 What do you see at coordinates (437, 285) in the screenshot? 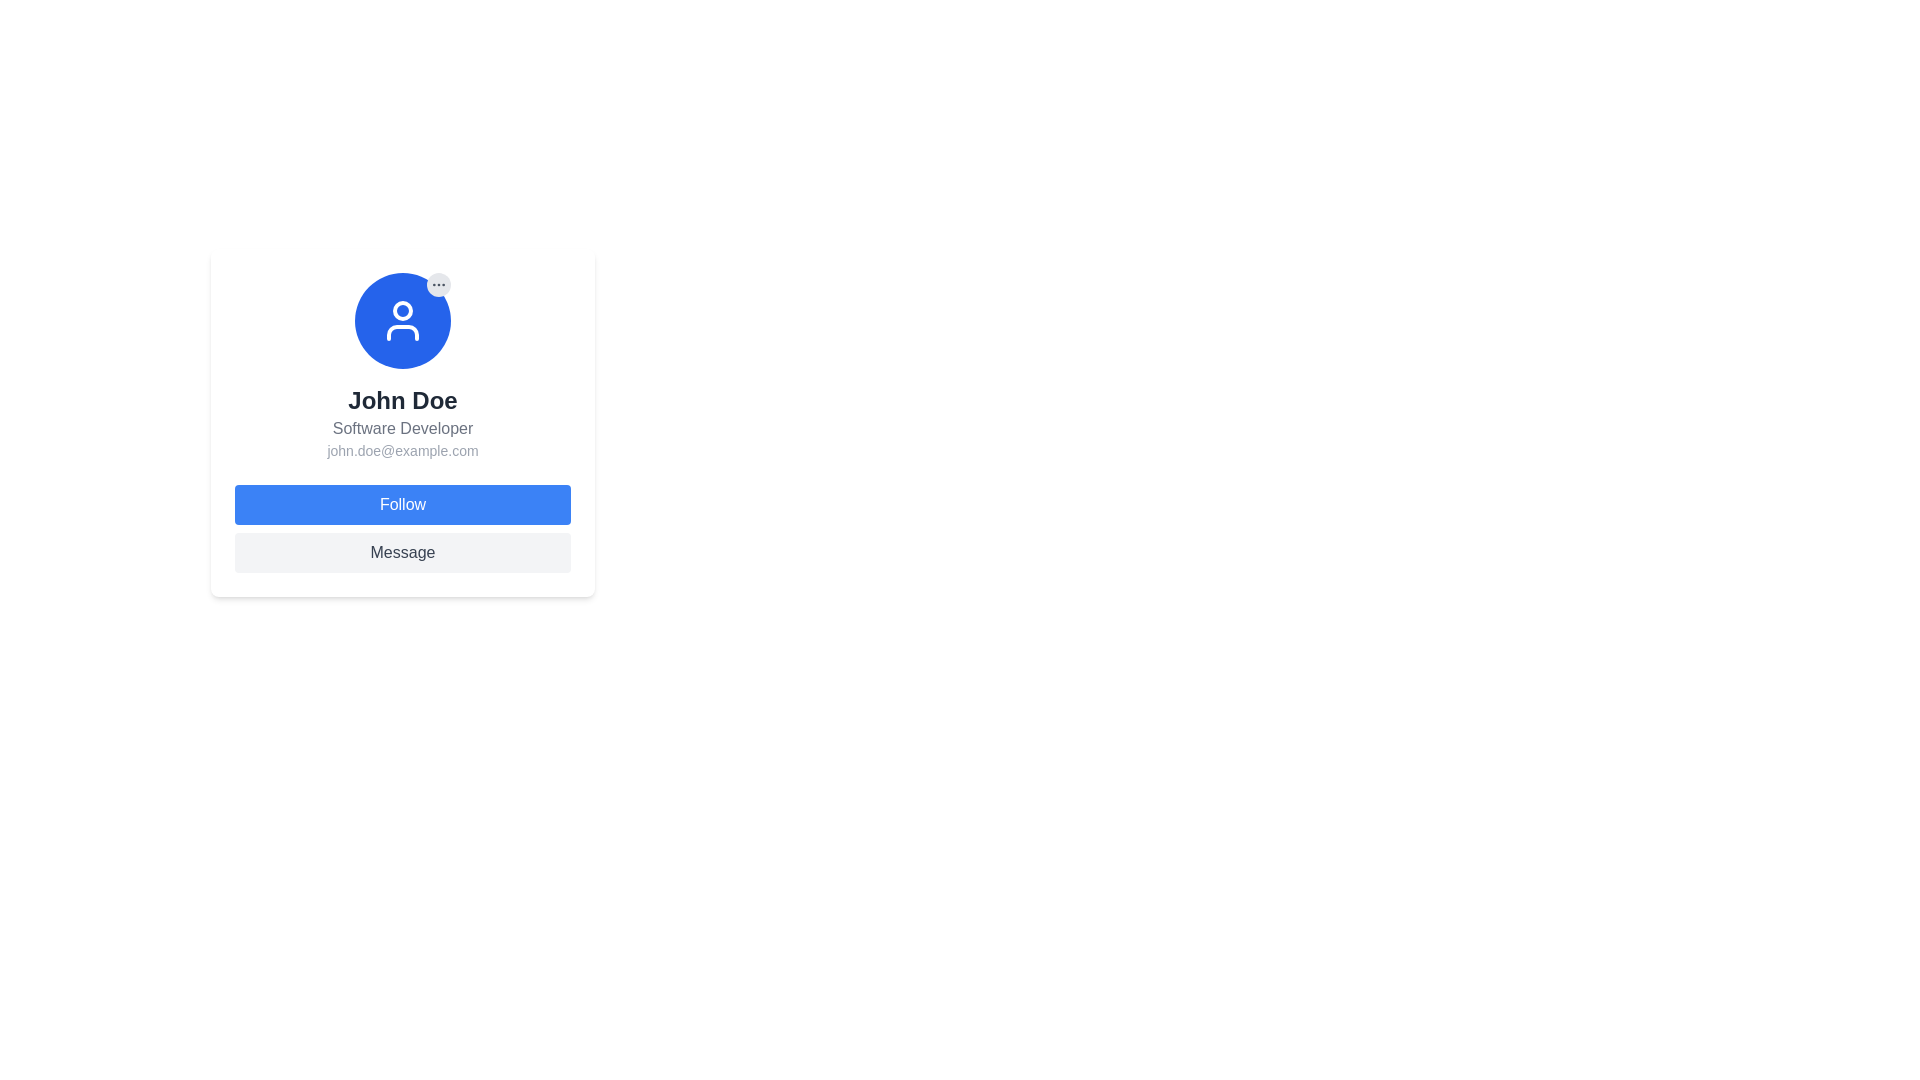
I see `the ellipsis icon located in the top-right corner of the user's profile card` at bounding box center [437, 285].